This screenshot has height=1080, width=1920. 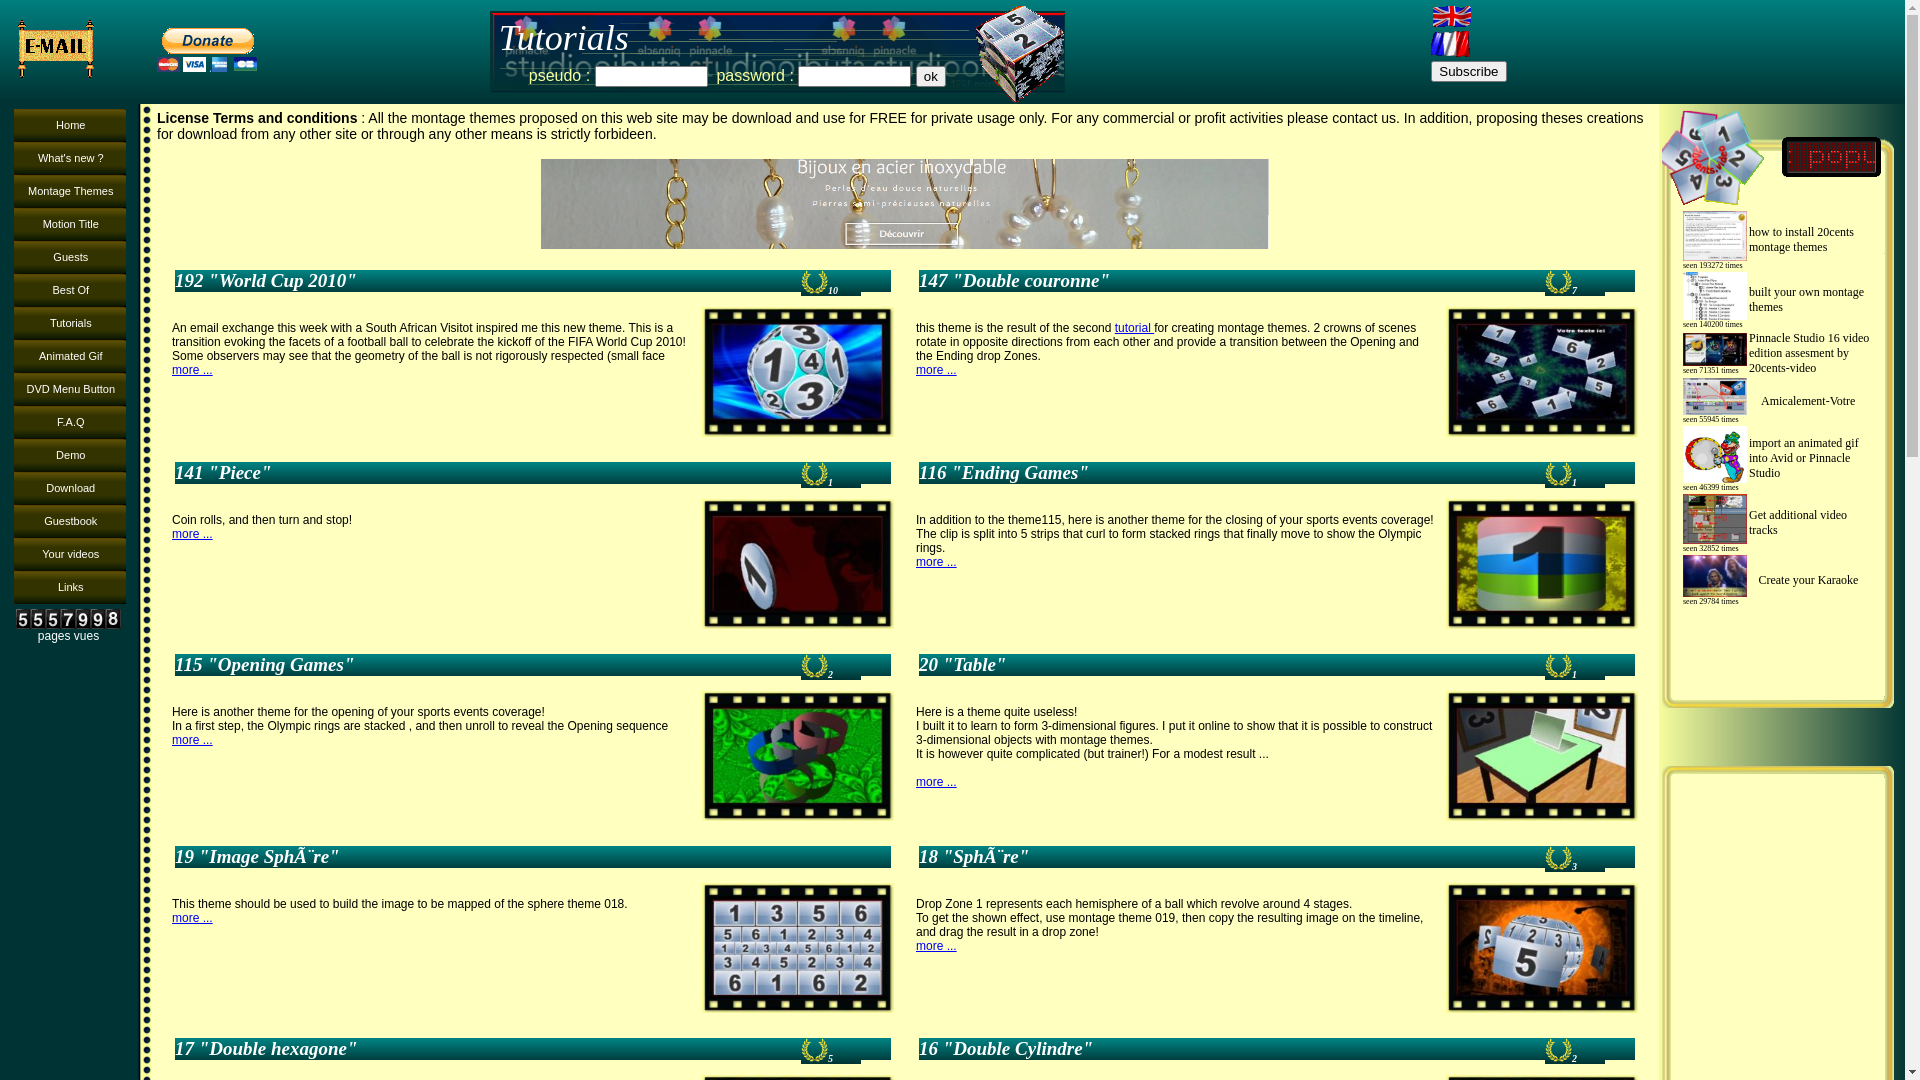 I want to click on 'F.A.Q', so click(x=70, y=421).